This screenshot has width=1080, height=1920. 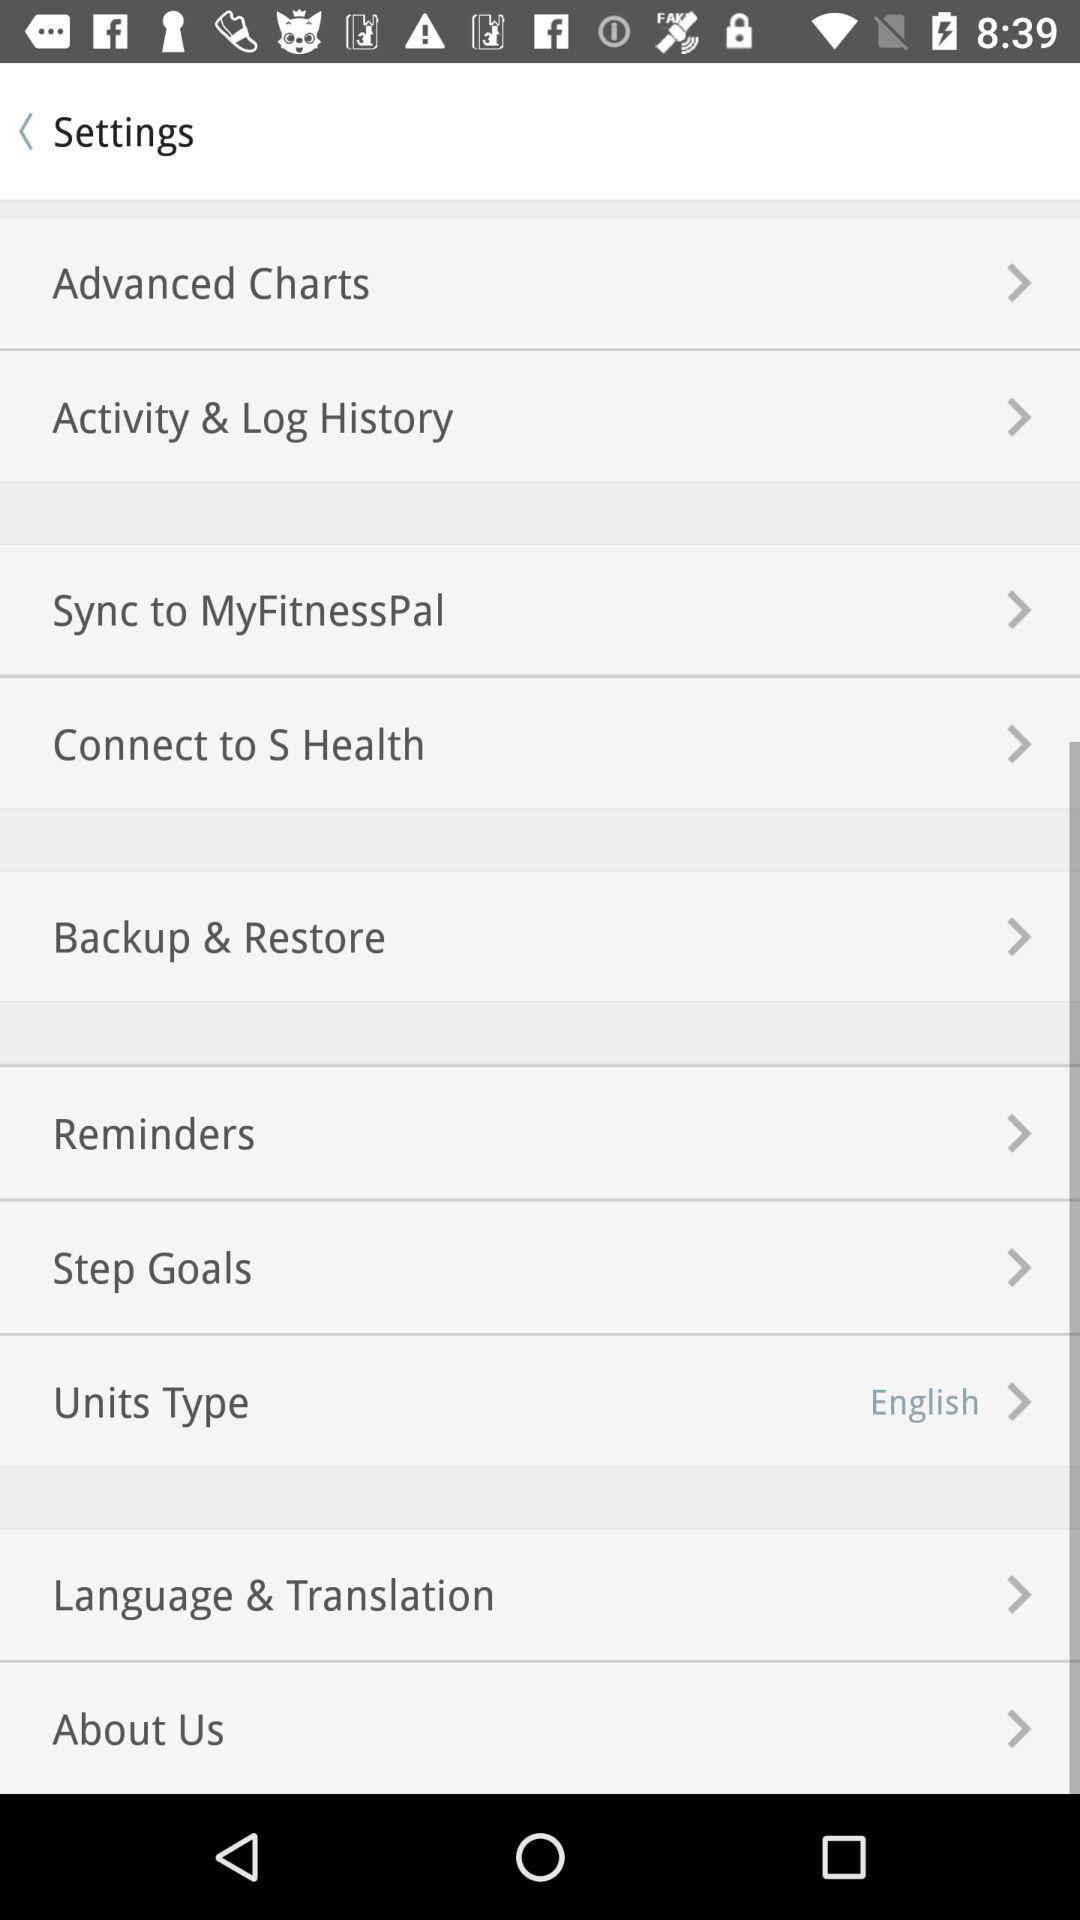 I want to click on the icon below the sync to myfitnesspal icon, so click(x=212, y=742).